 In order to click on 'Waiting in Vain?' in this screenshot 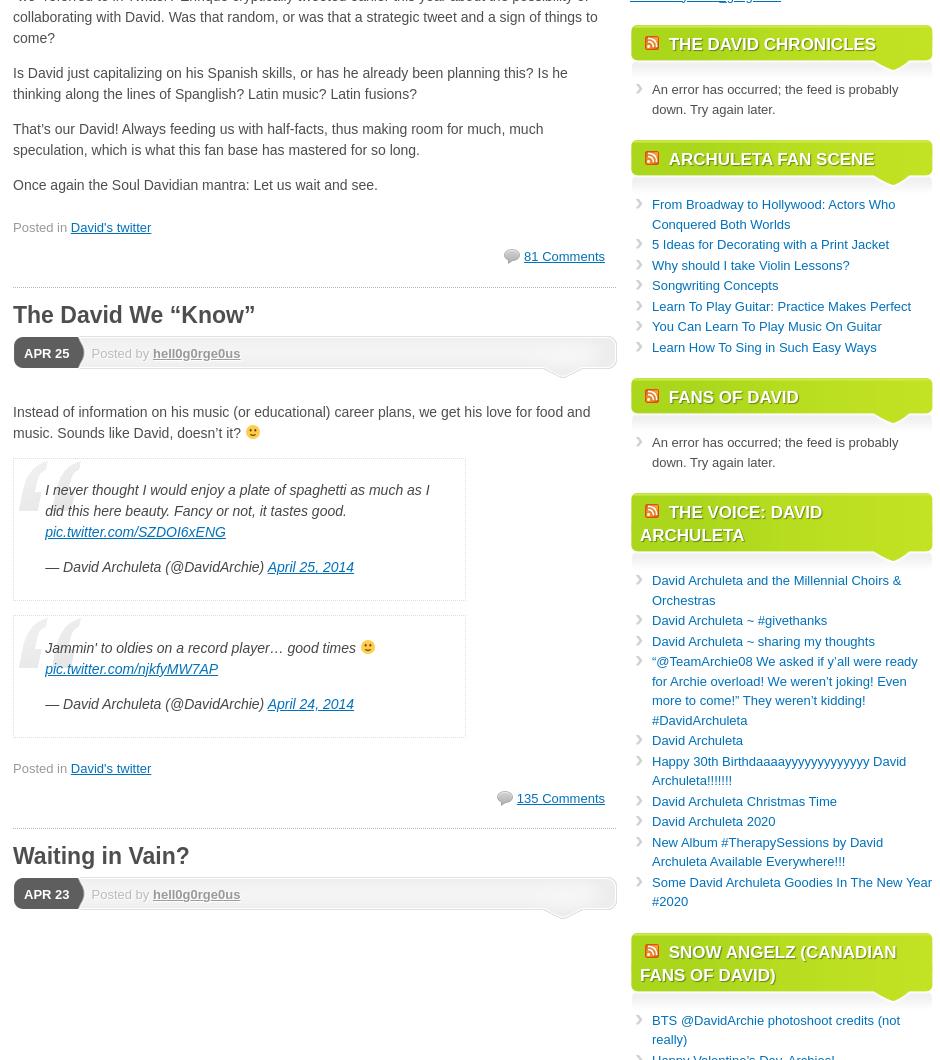, I will do `click(12, 855)`.